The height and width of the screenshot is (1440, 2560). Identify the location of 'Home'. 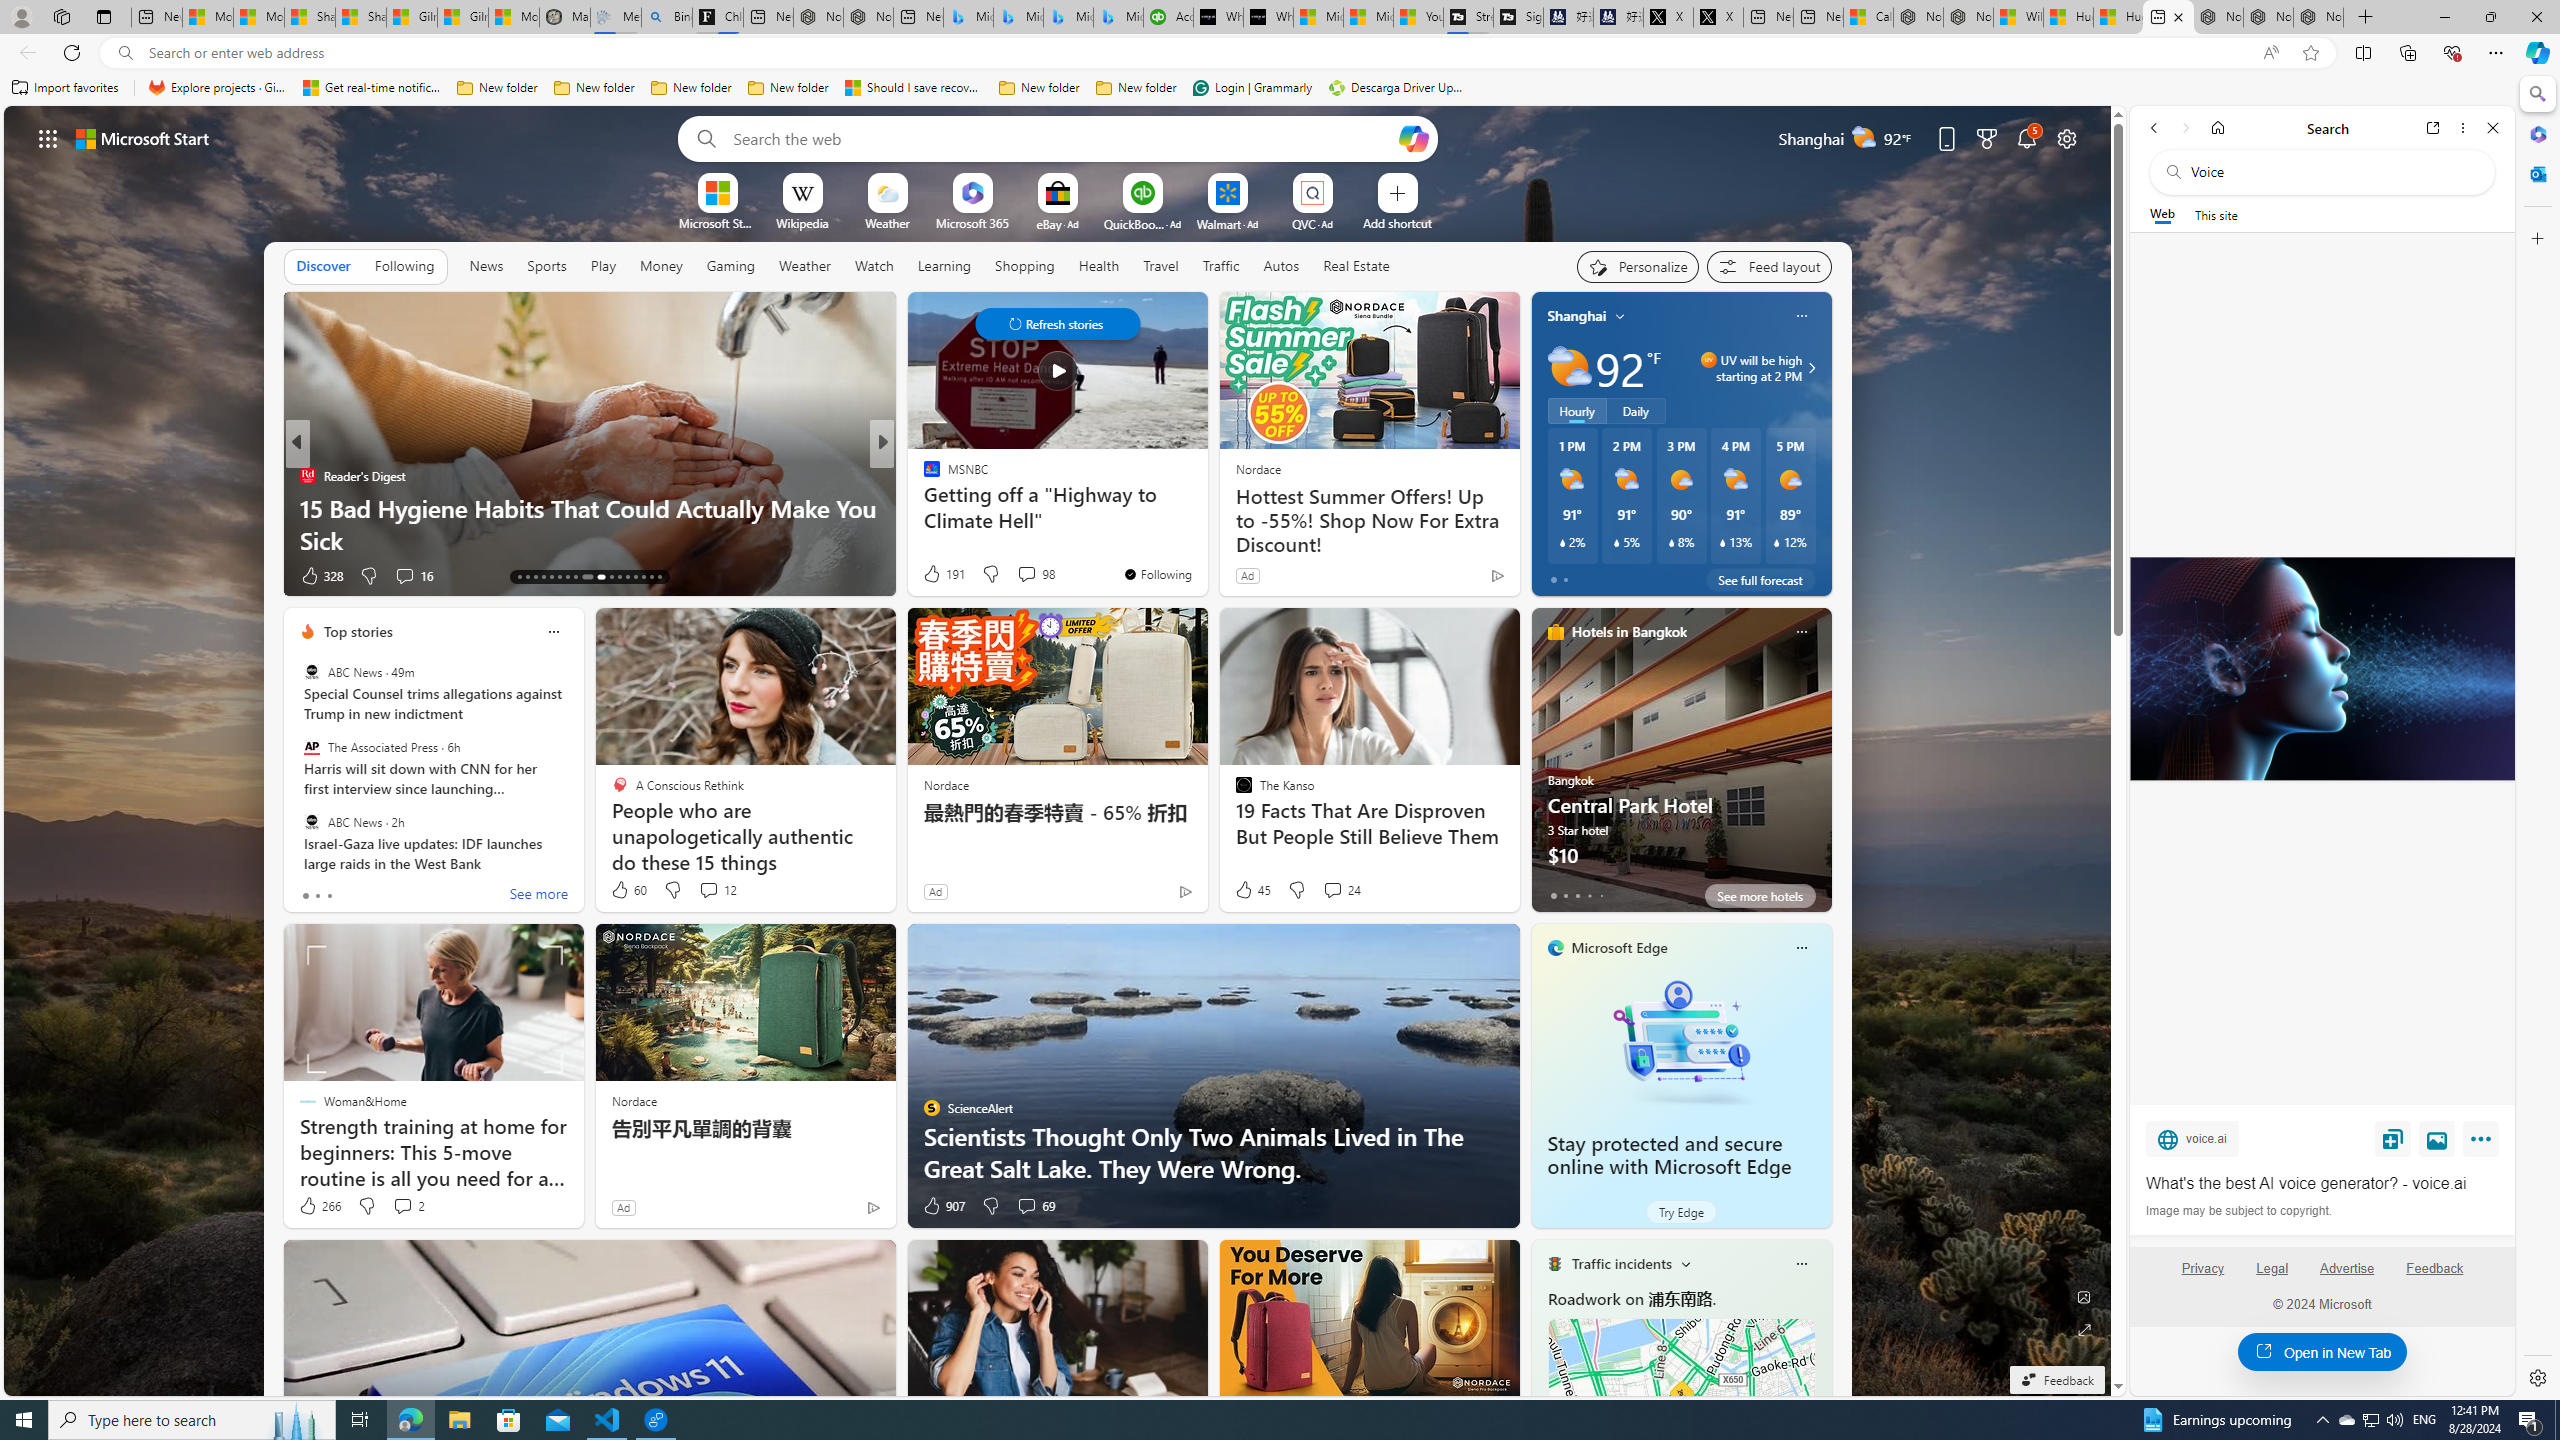
(2217, 127).